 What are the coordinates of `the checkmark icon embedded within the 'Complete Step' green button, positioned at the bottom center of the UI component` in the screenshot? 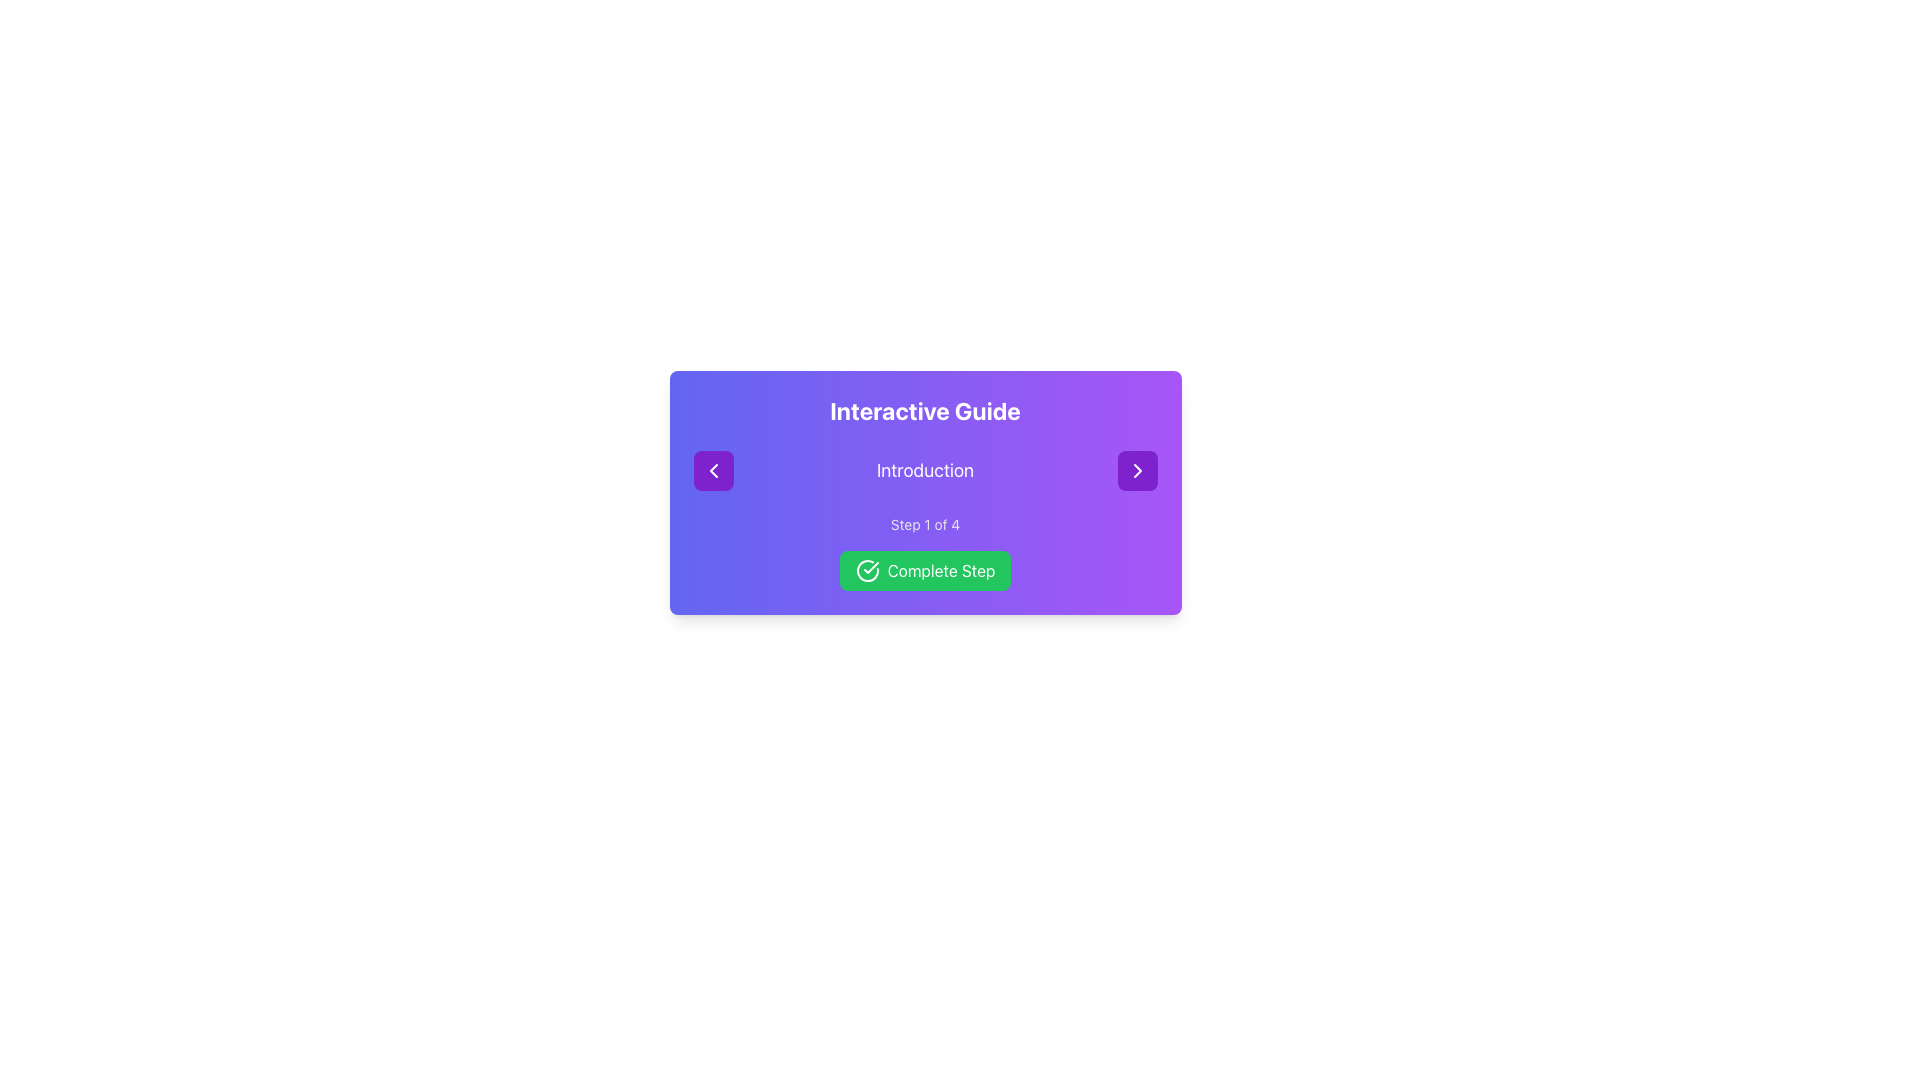 It's located at (871, 567).